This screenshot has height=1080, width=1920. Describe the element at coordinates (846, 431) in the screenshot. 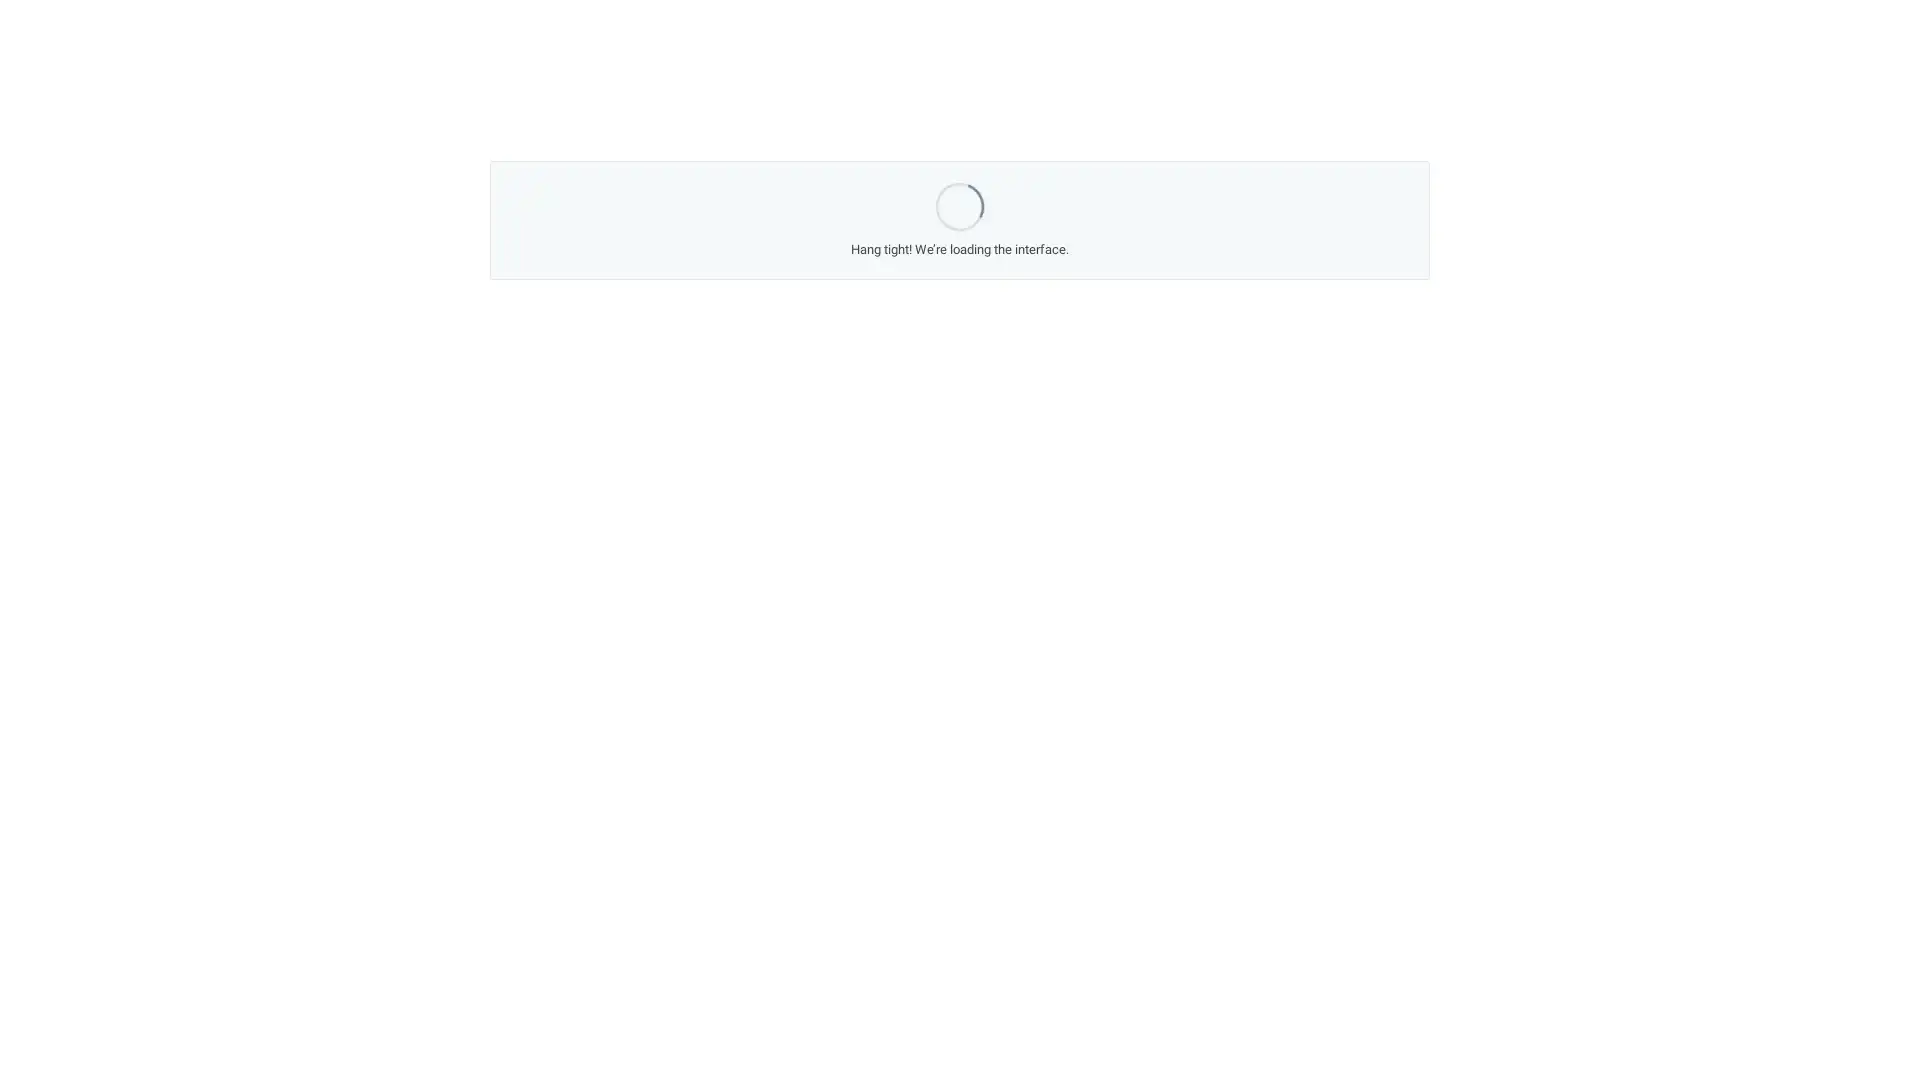

I see `Why don't I need a password?` at that location.